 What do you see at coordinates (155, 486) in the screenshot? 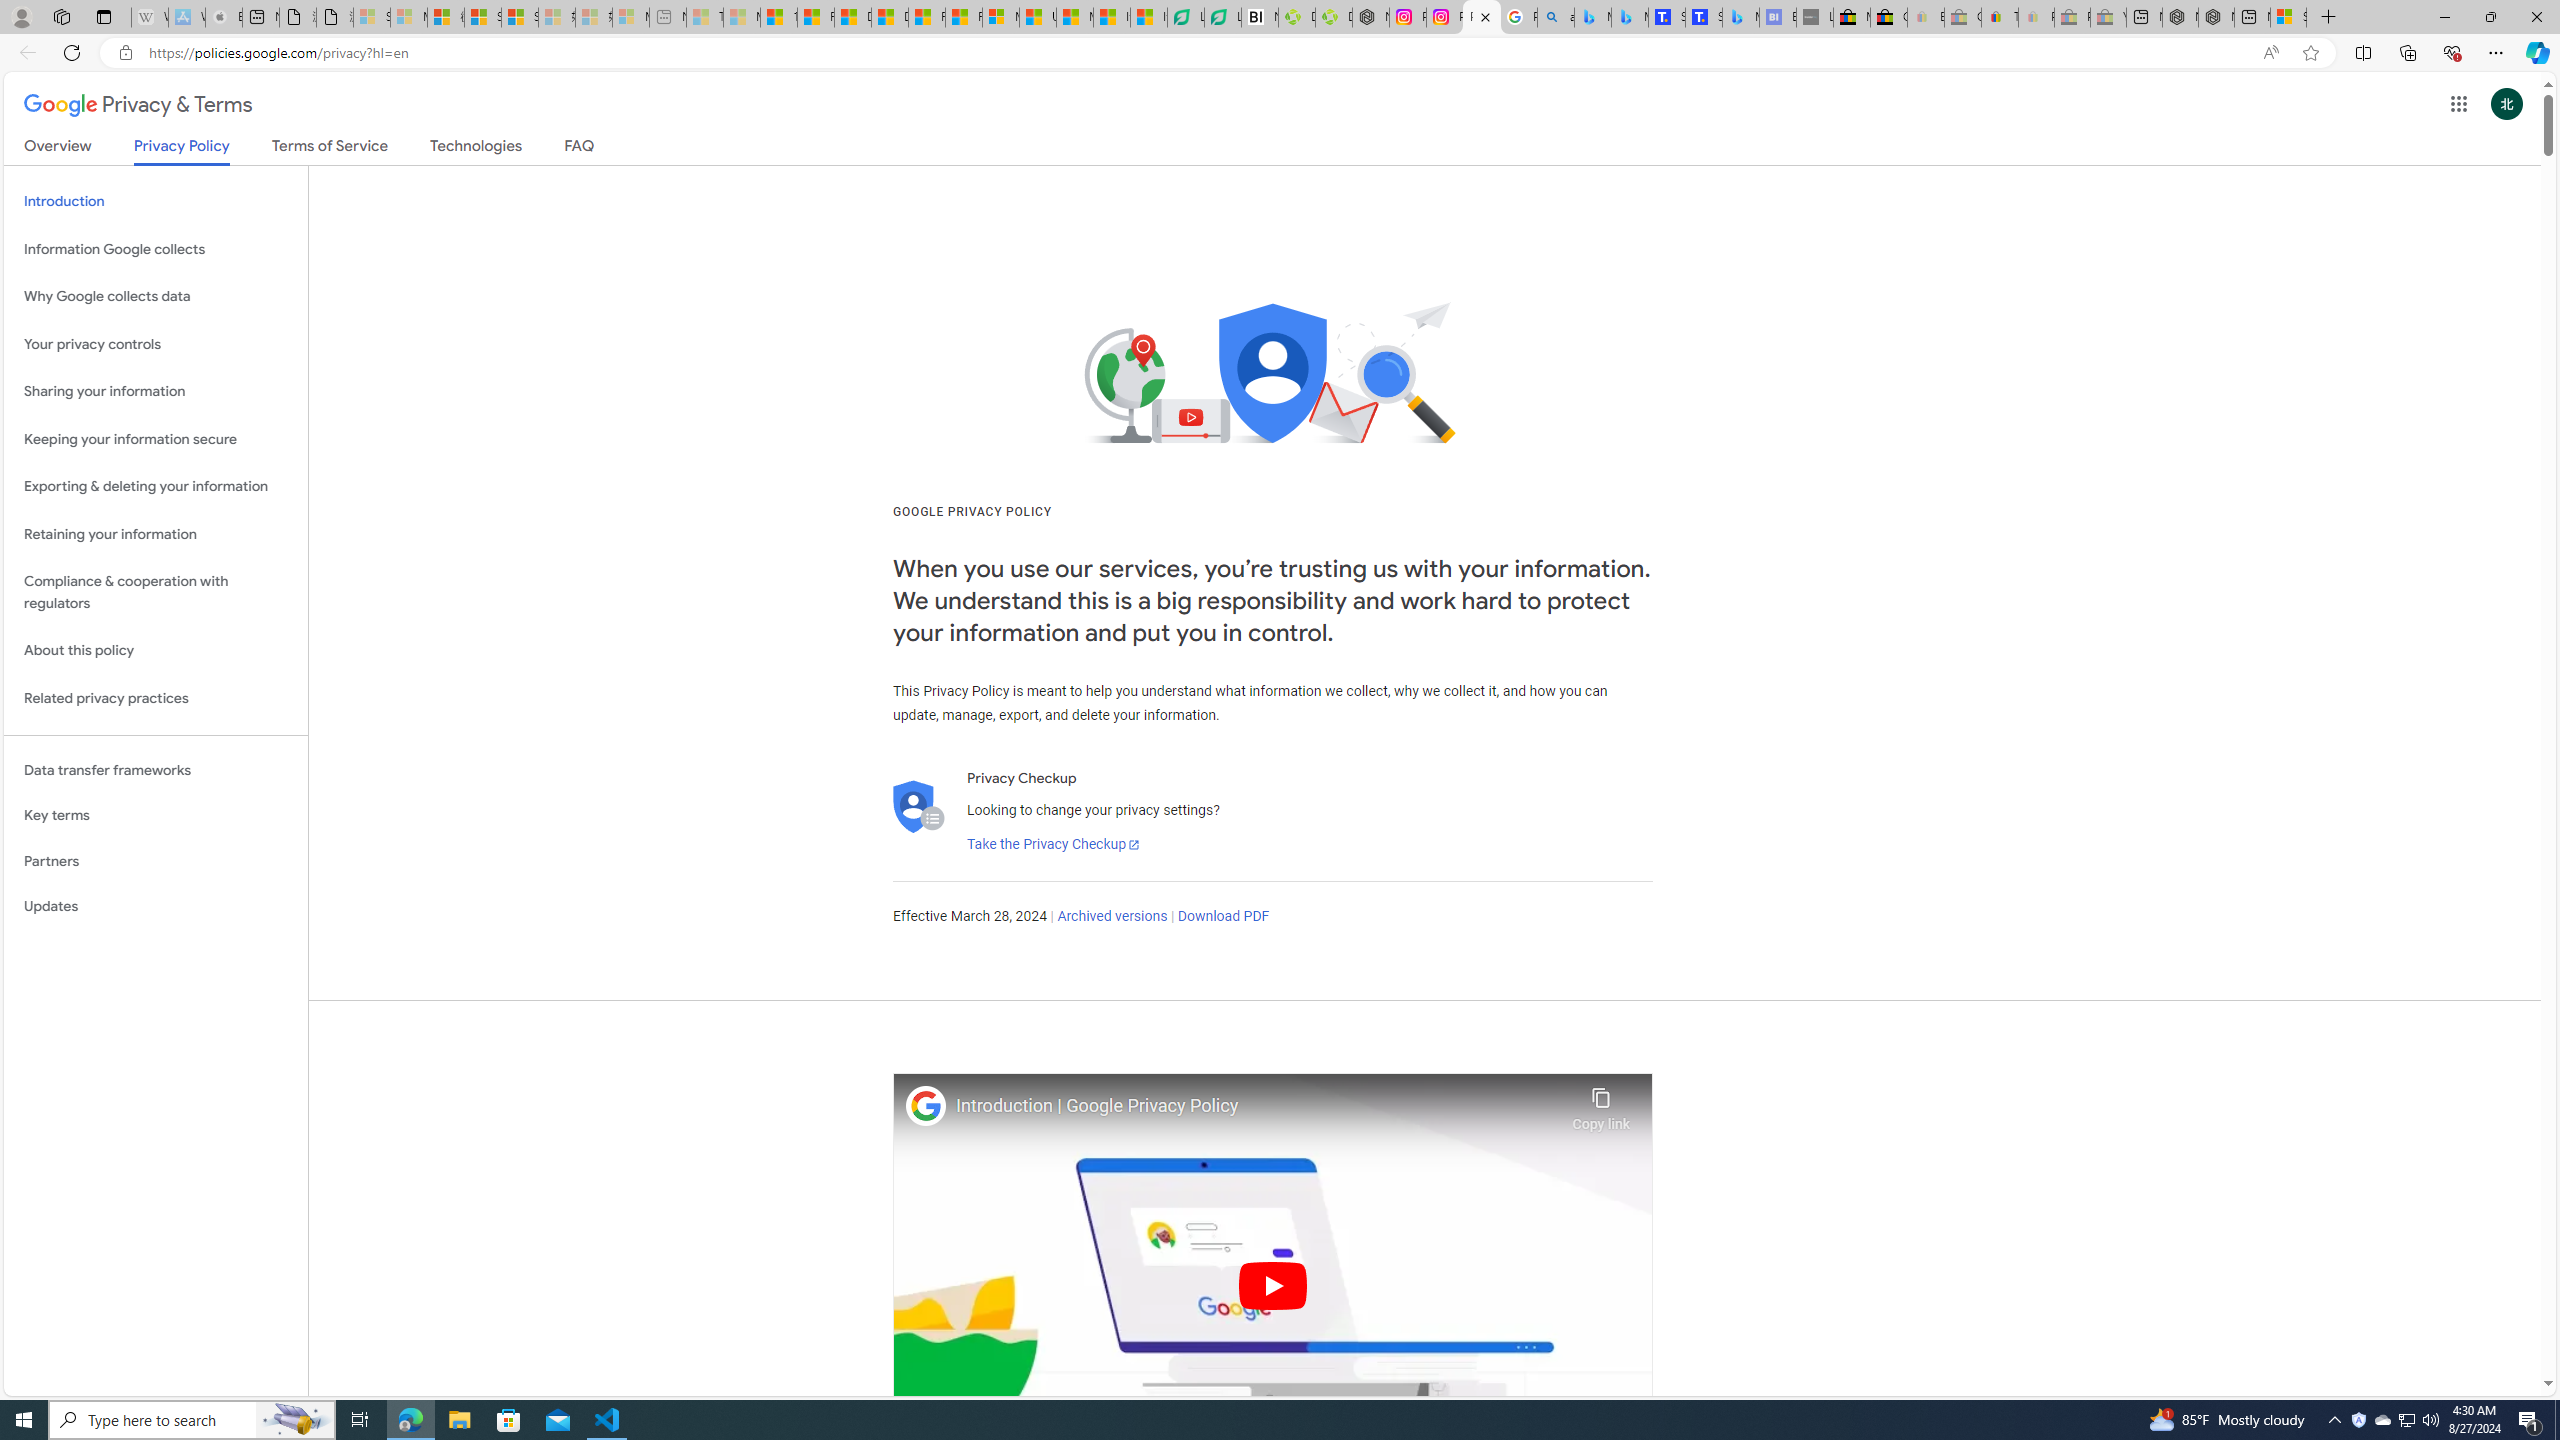
I see `'Exporting & deleting your information'` at bounding box center [155, 486].